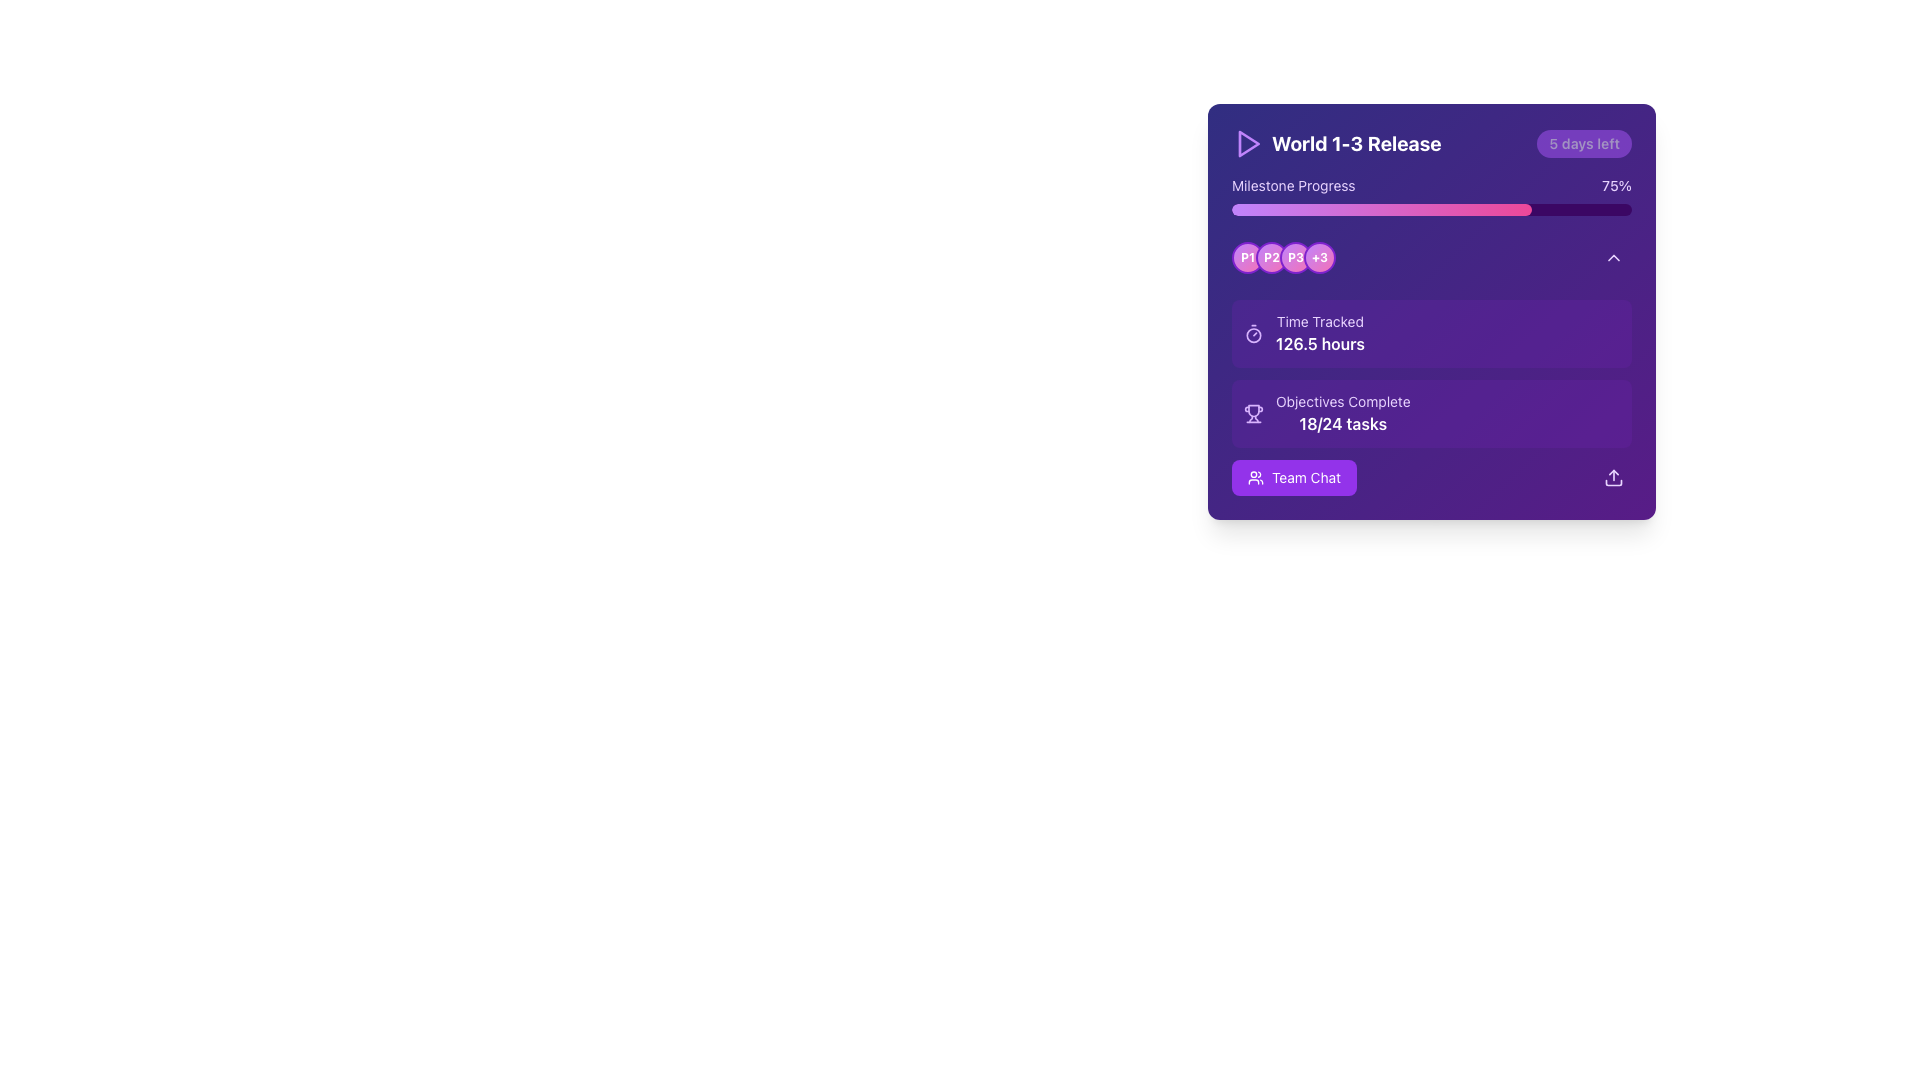 The image size is (1920, 1080). Describe the element at coordinates (1343, 412) in the screenshot. I see `'Objectives Complete' text information which displays progress as '18/24 tasks' in a prominent style within a purple rounded rectangle` at that location.